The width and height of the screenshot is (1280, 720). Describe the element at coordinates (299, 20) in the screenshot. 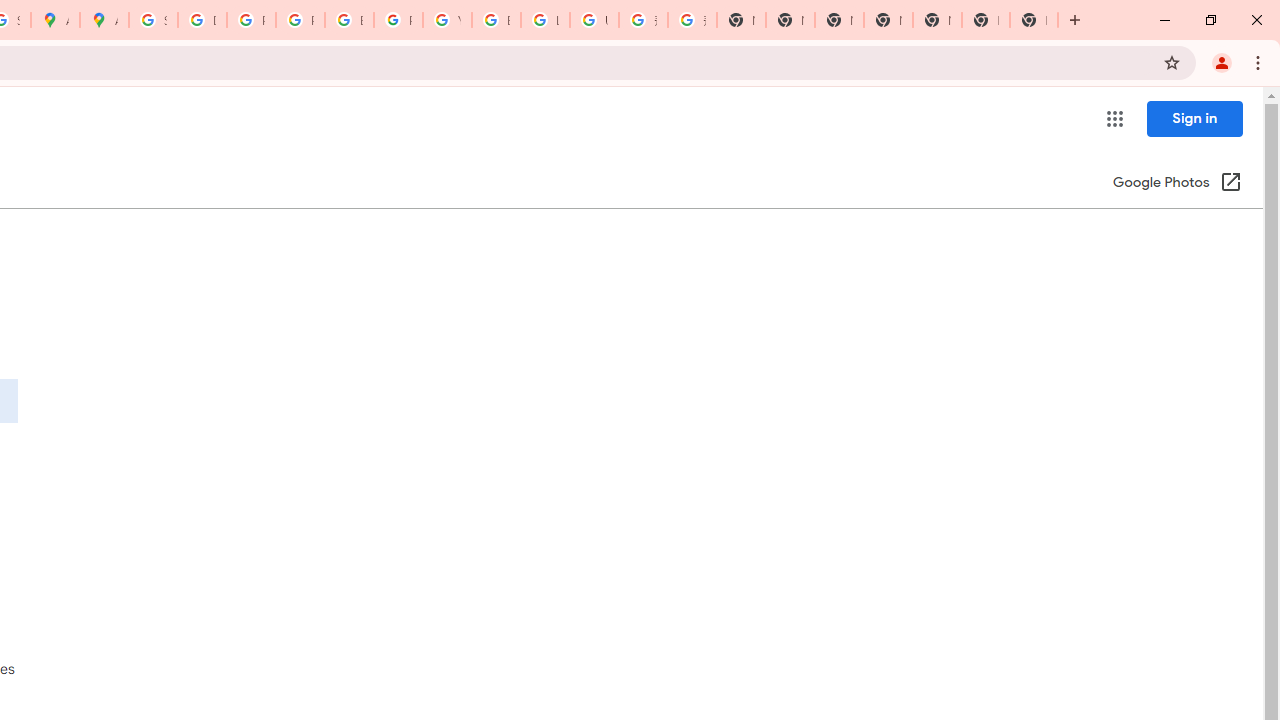

I see `'Privacy Help Center - Policies Help'` at that location.